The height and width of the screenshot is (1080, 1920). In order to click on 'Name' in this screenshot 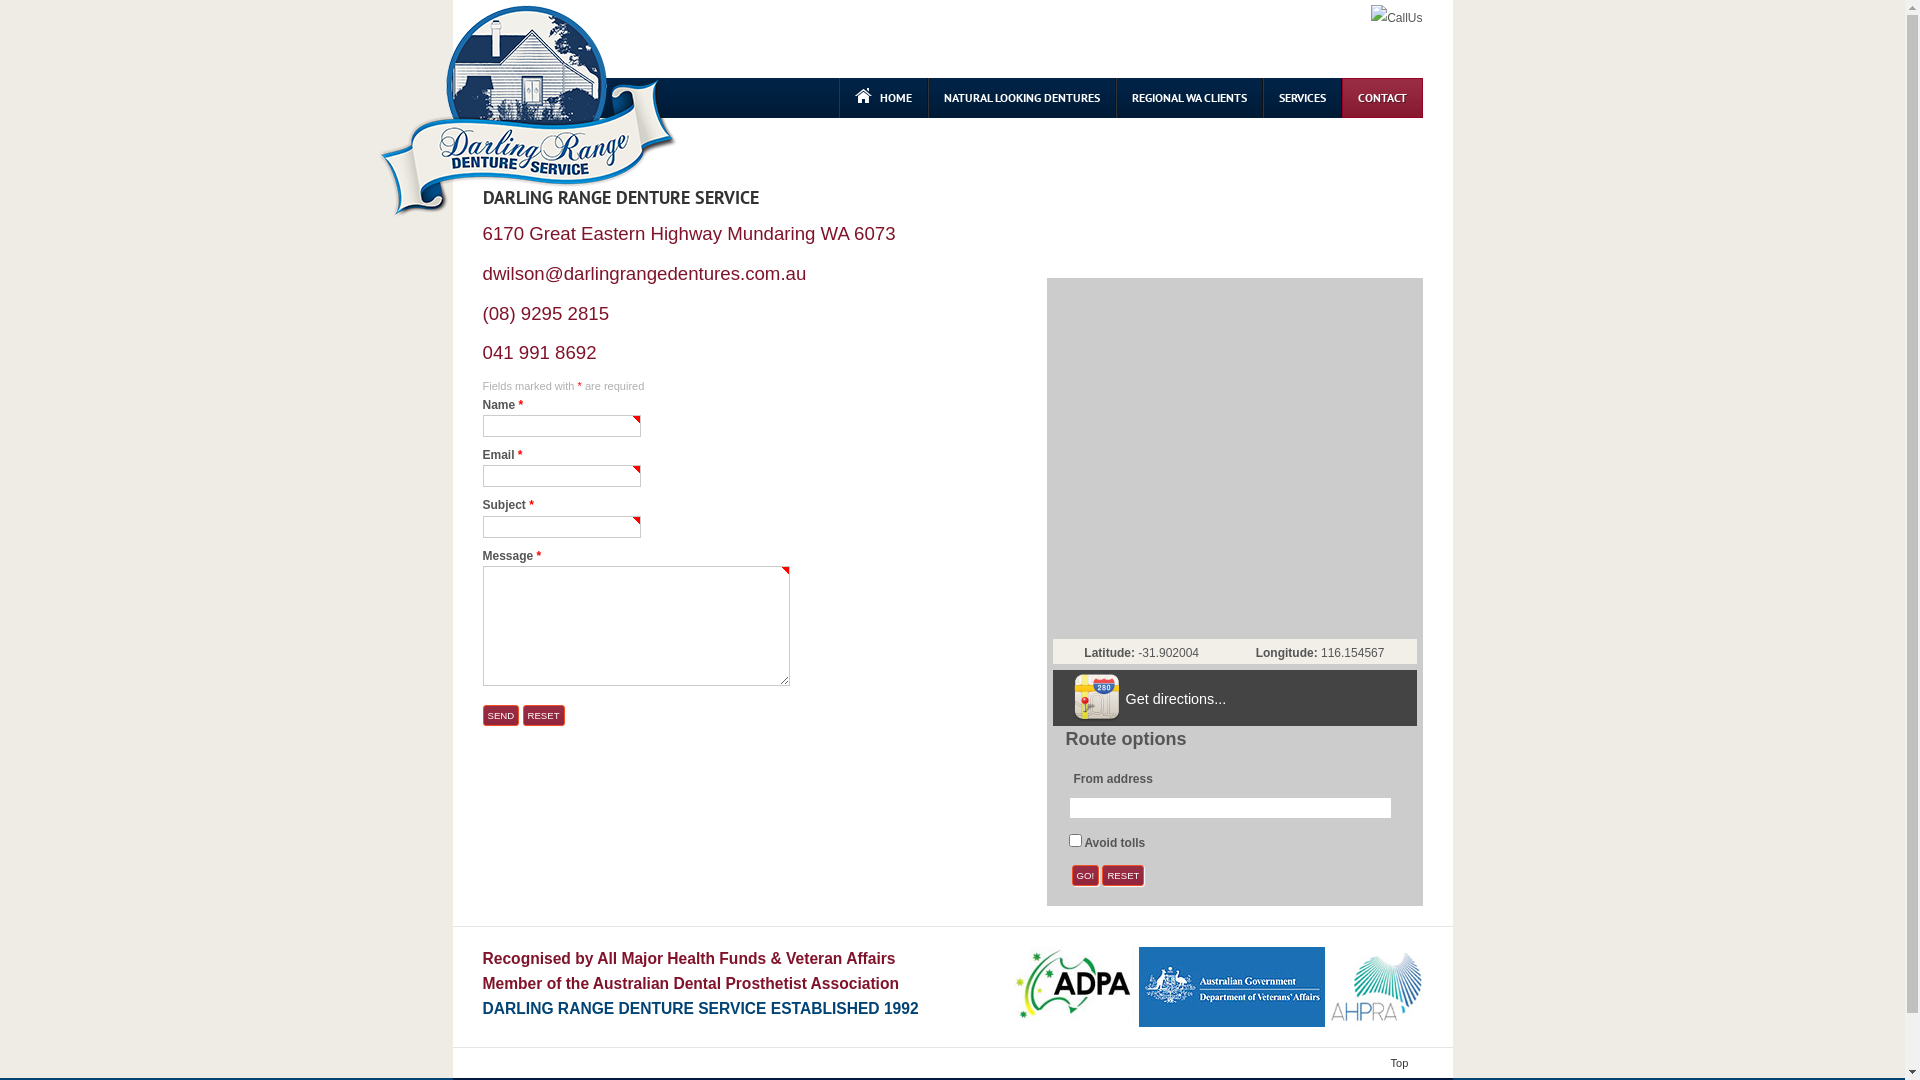, I will do `click(481, 424)`.